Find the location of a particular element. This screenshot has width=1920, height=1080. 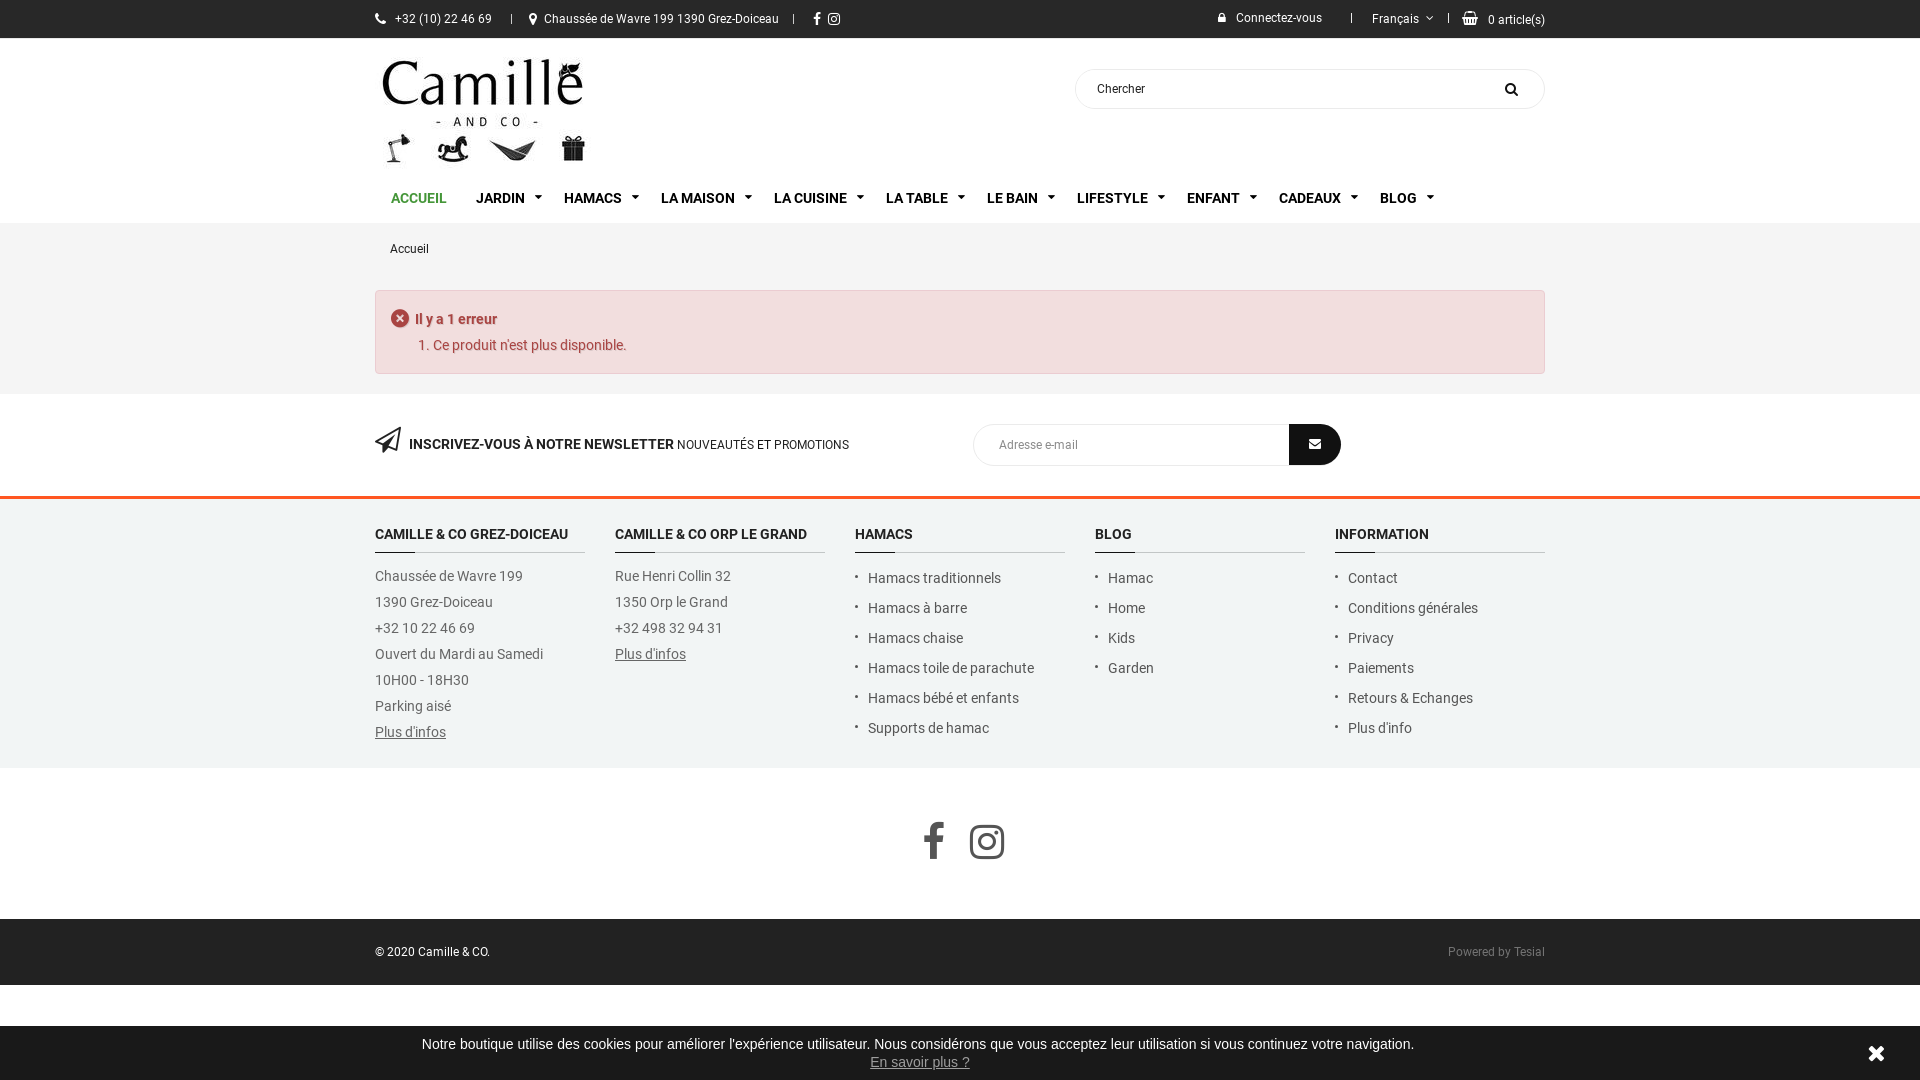

'BLOG' is located at coordinates (1404, 197).